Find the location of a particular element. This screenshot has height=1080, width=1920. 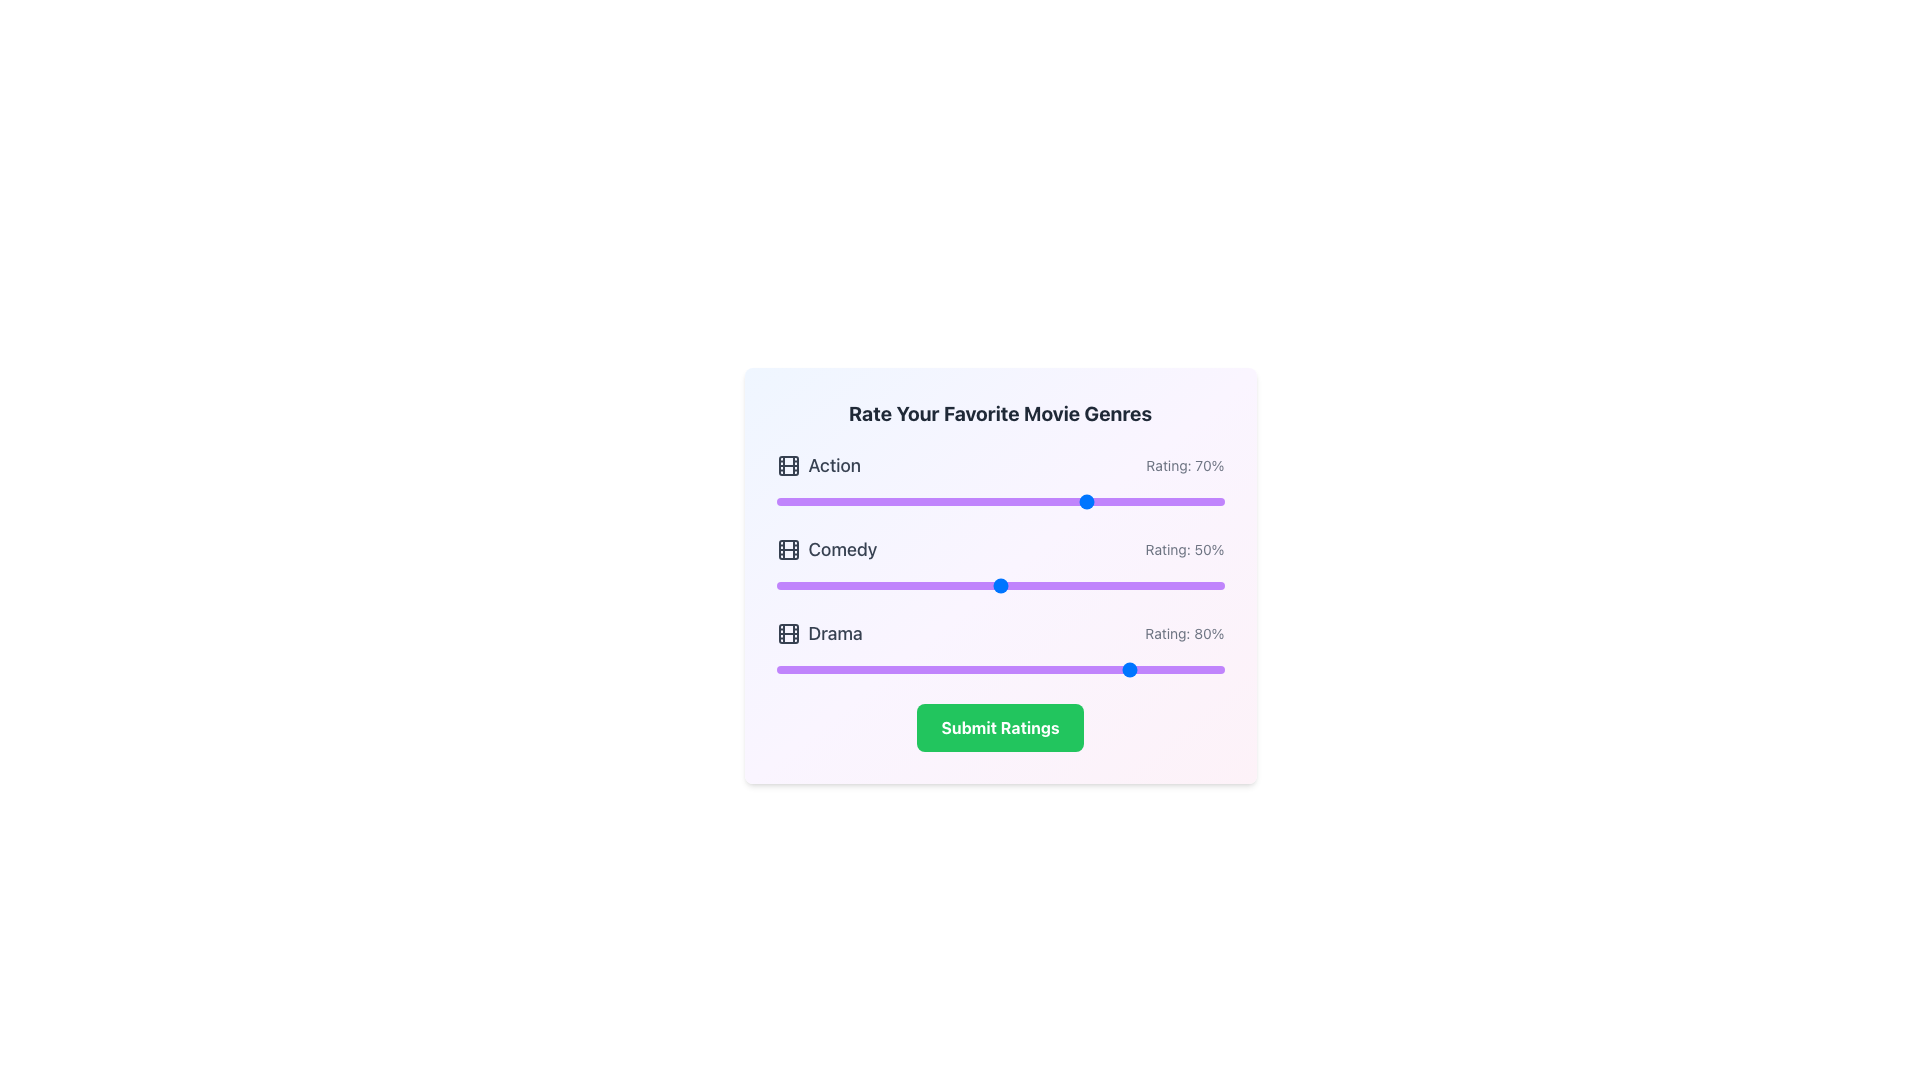

the horizontal range slider with a purple background and a rounded knob, associated with the label 'ComedyRating: 50%' is located at coordinates (1000, 585).